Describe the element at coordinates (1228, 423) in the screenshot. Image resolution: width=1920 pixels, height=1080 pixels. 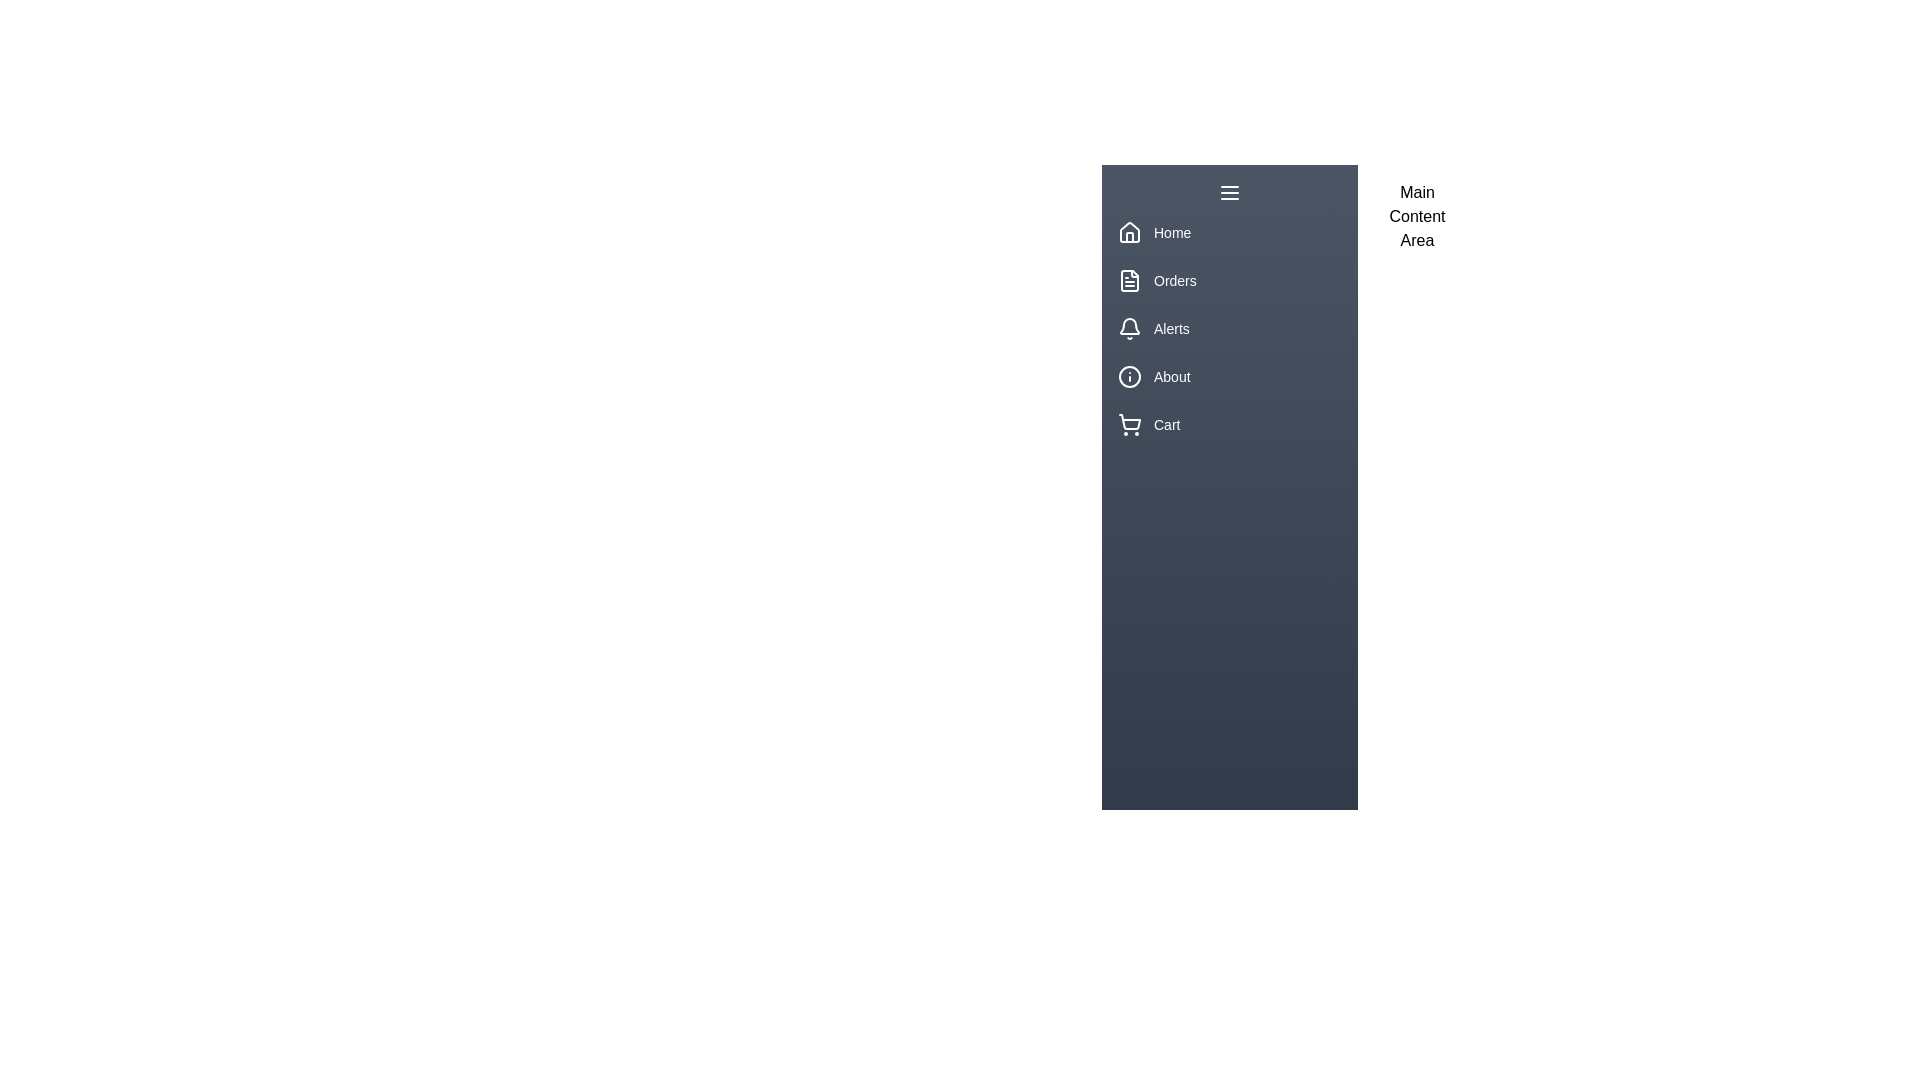
I see `the menu item Cart` at that location.